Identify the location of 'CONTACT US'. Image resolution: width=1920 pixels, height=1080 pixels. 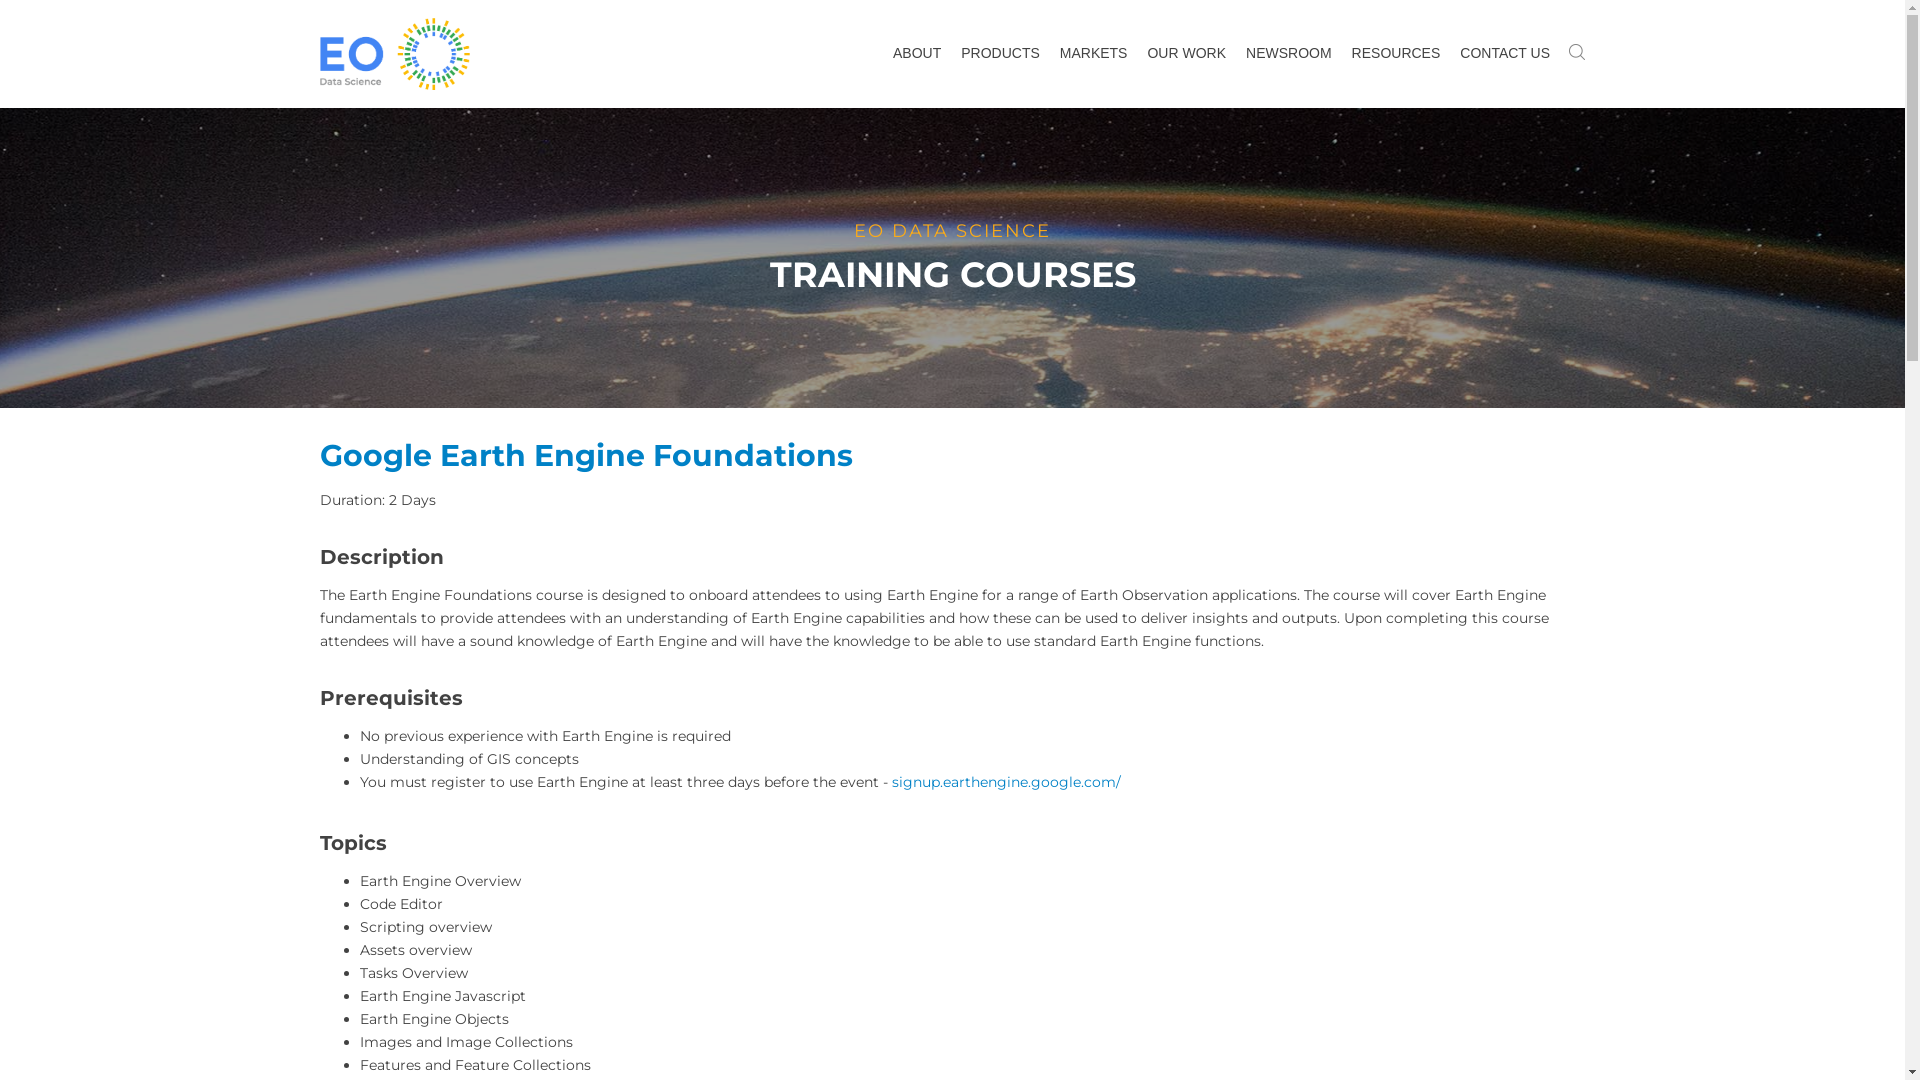
(1505, 52).